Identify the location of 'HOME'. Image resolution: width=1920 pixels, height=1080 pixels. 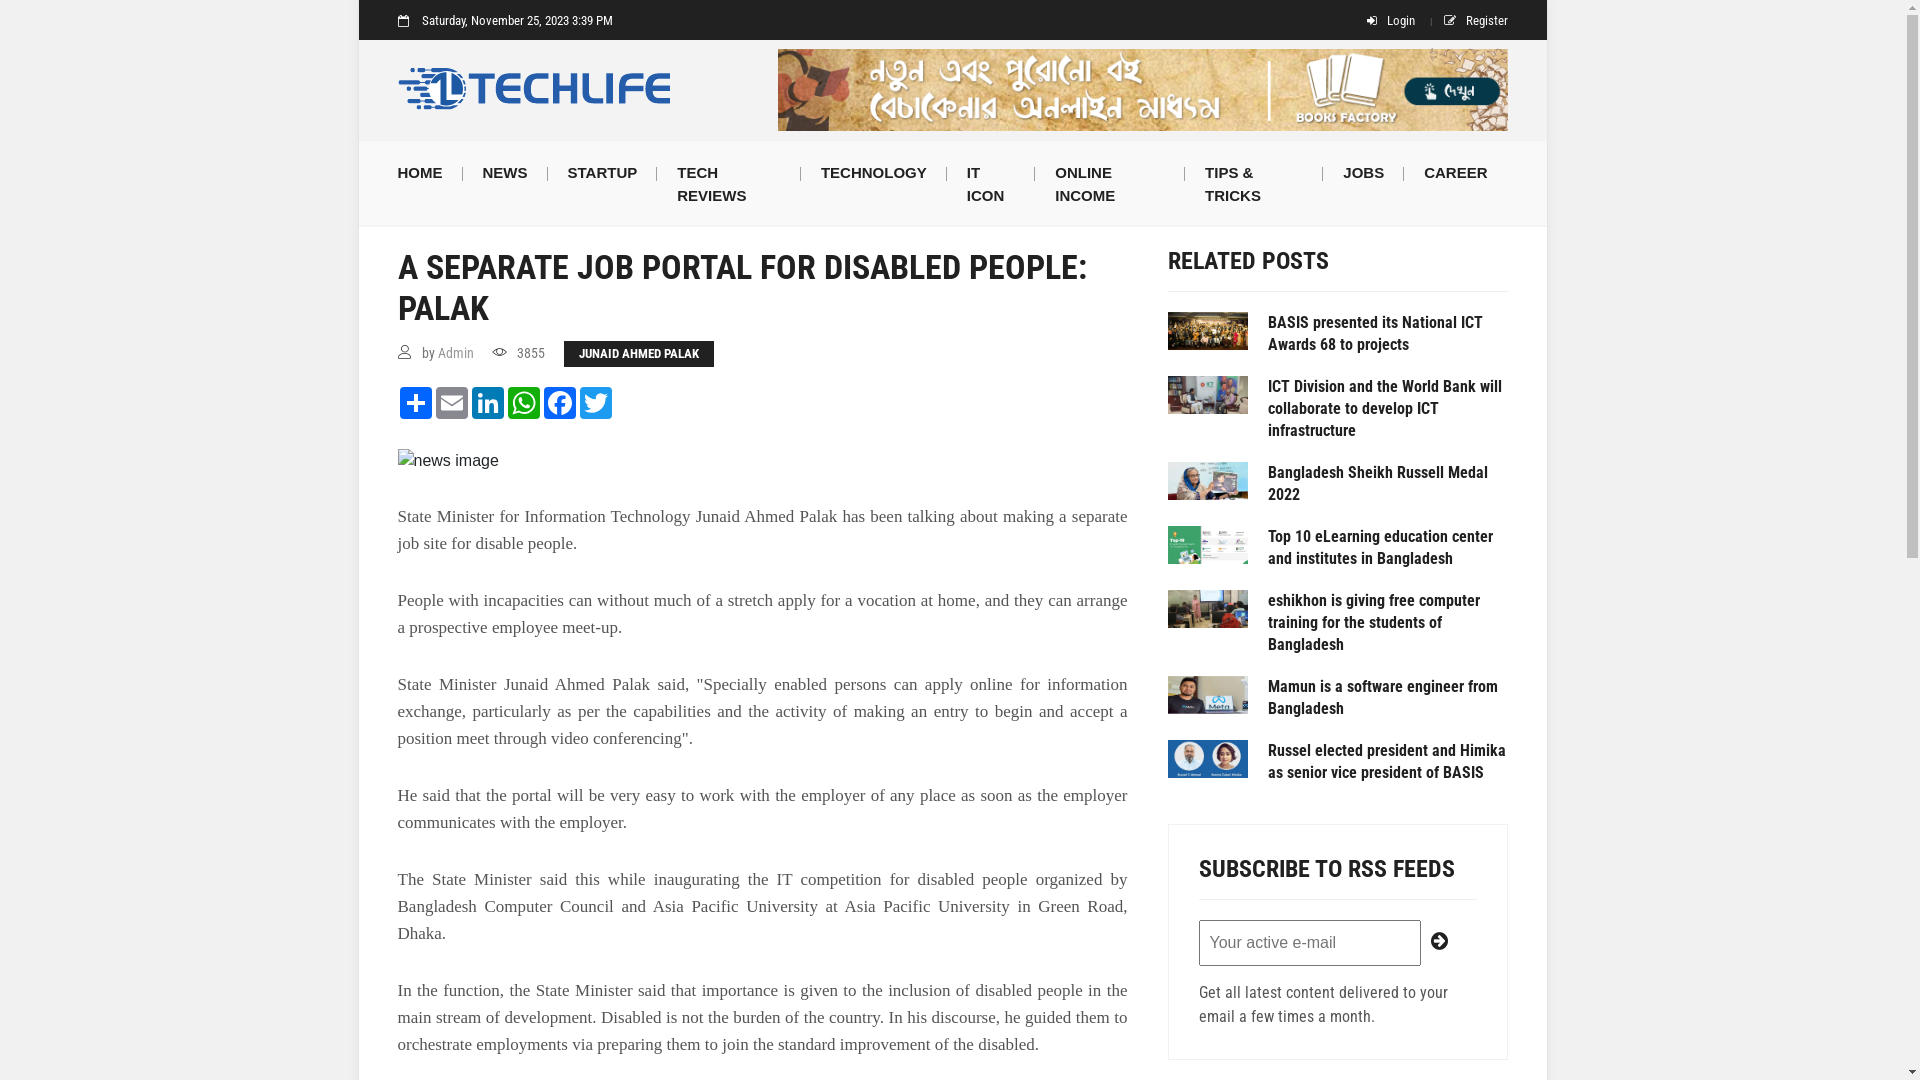
(398, 171).